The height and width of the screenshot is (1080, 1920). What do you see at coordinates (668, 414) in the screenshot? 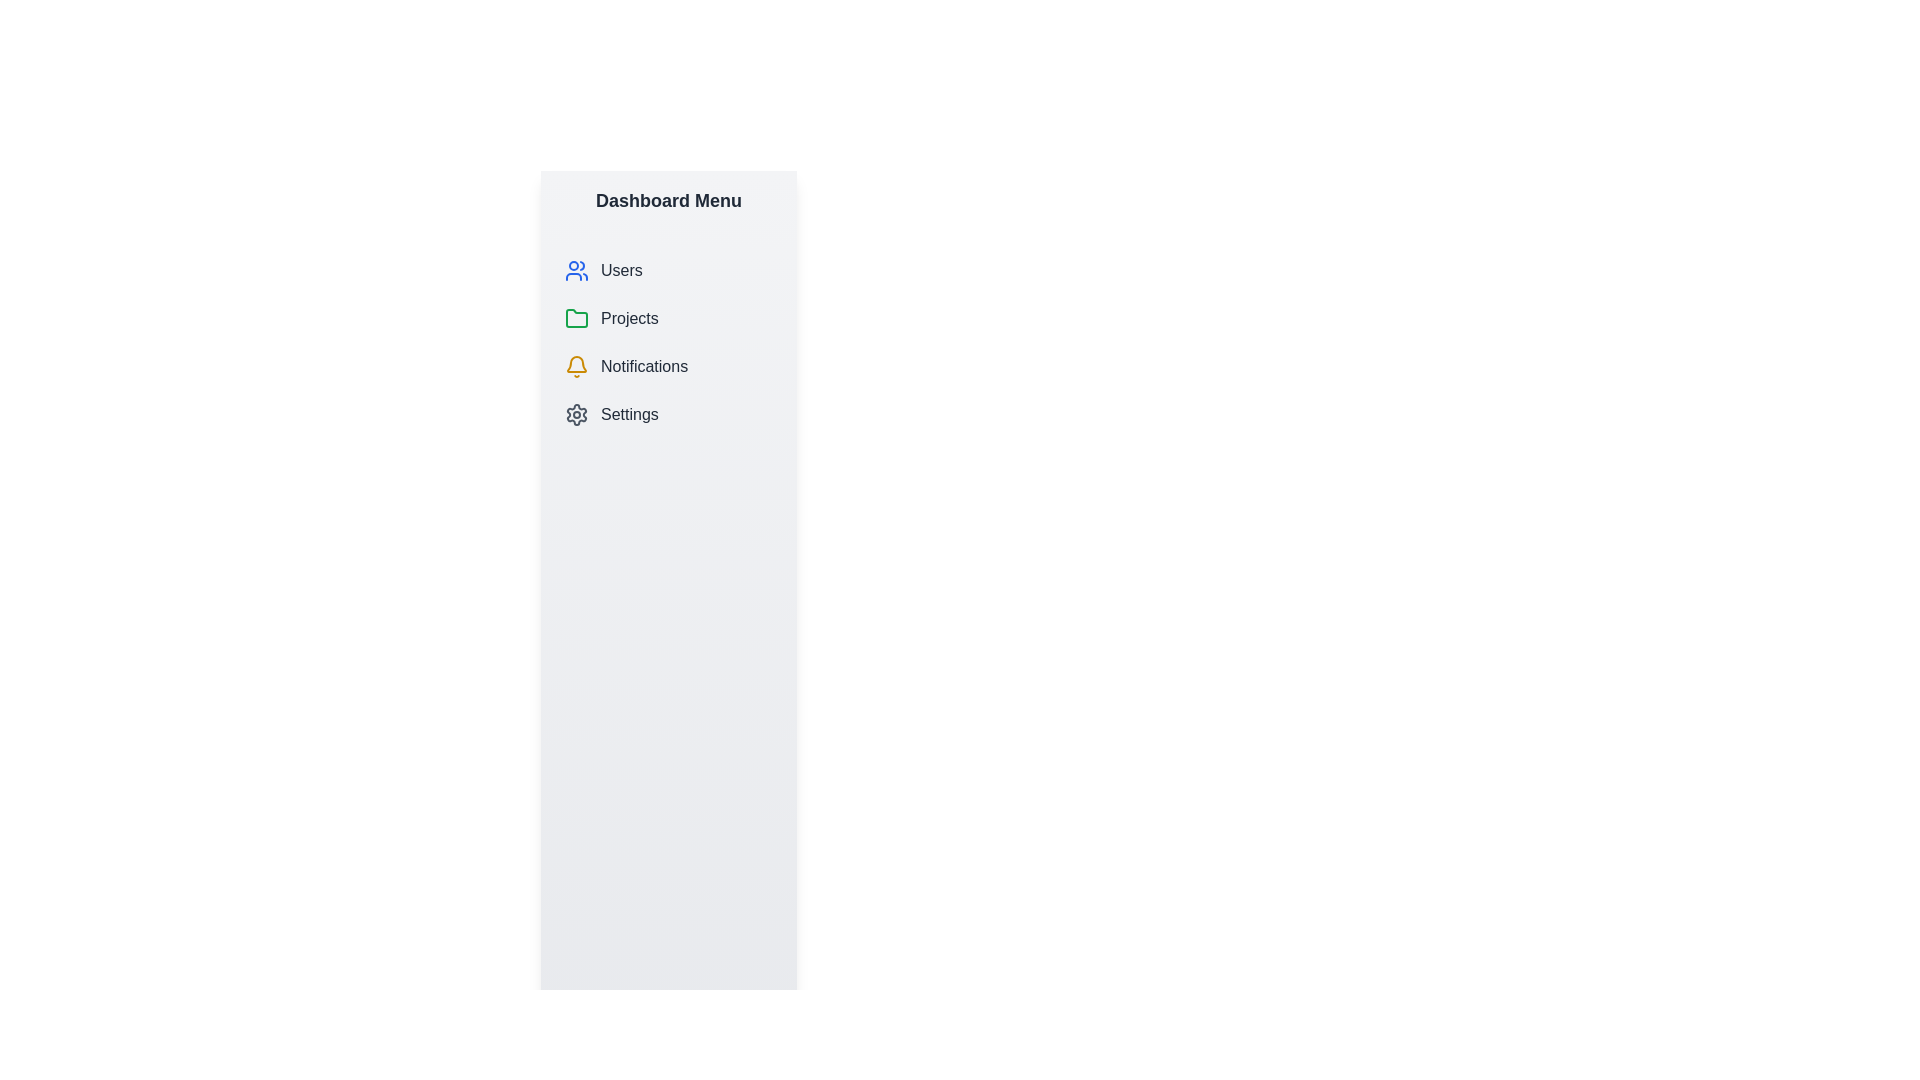
I see `the menu item labeled Settings to navigate to its respective section` at bounding box center [668, 414].